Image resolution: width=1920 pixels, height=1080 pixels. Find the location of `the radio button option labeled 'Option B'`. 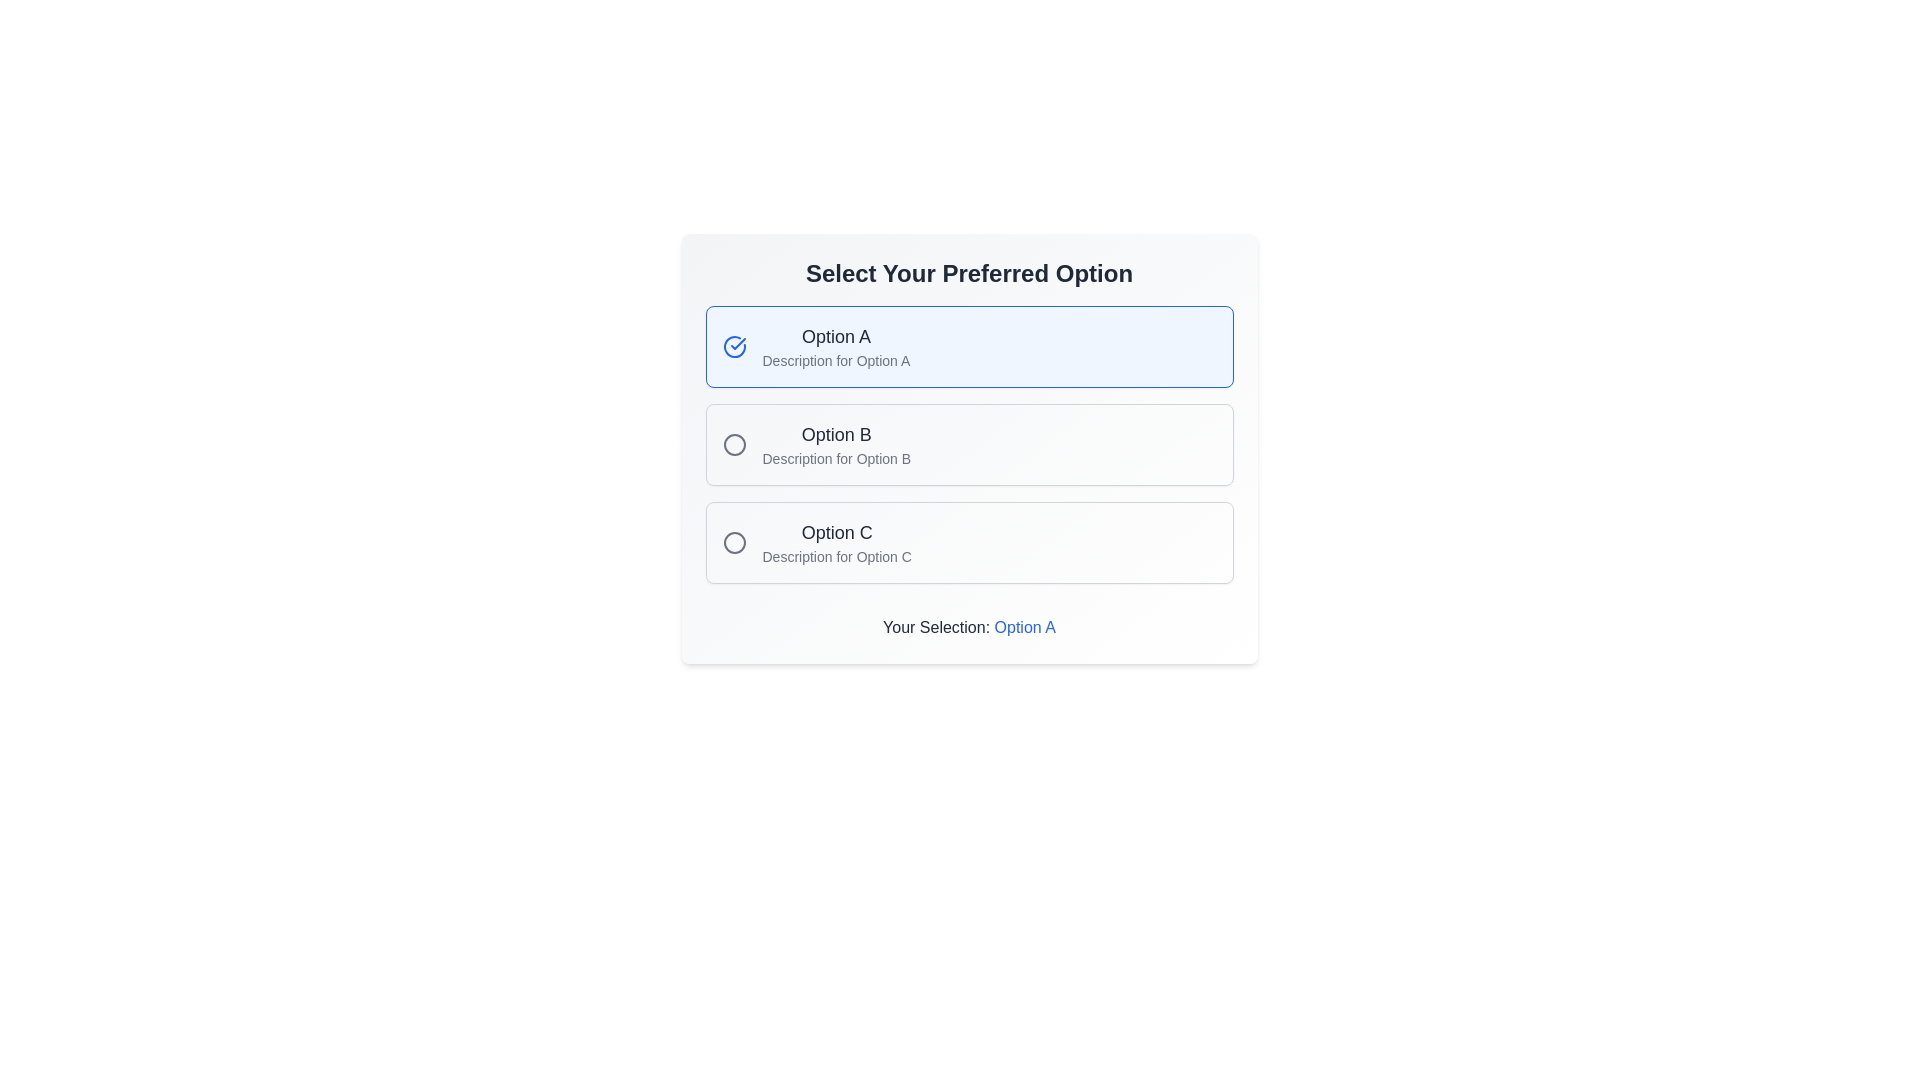

the radio button option labeled 'Option B' is located at coordinates (969, 443).